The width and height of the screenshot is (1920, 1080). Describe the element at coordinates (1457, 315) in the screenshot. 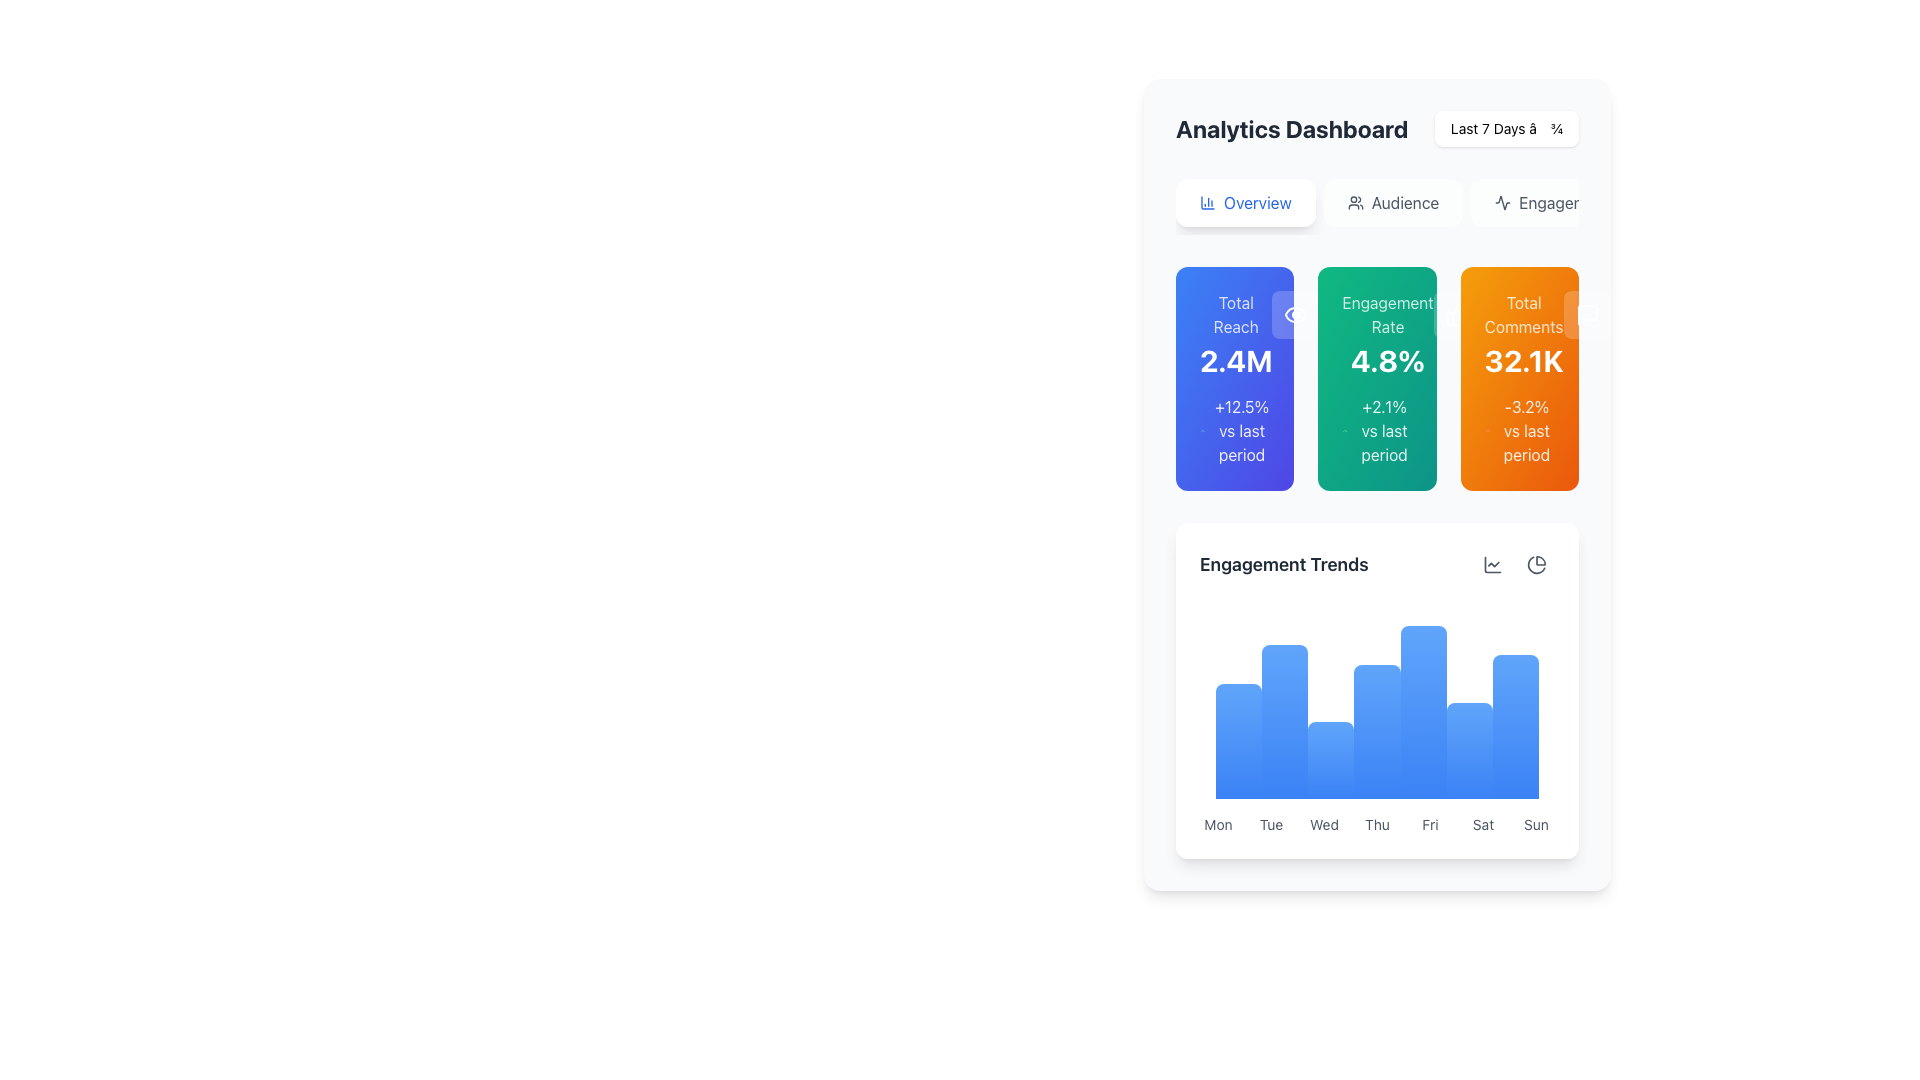

I see `the approval icon located in the top-right region of the dashboard interface, positioned to the right of the engagement rate card and adjacent to the total comments card` at that location.